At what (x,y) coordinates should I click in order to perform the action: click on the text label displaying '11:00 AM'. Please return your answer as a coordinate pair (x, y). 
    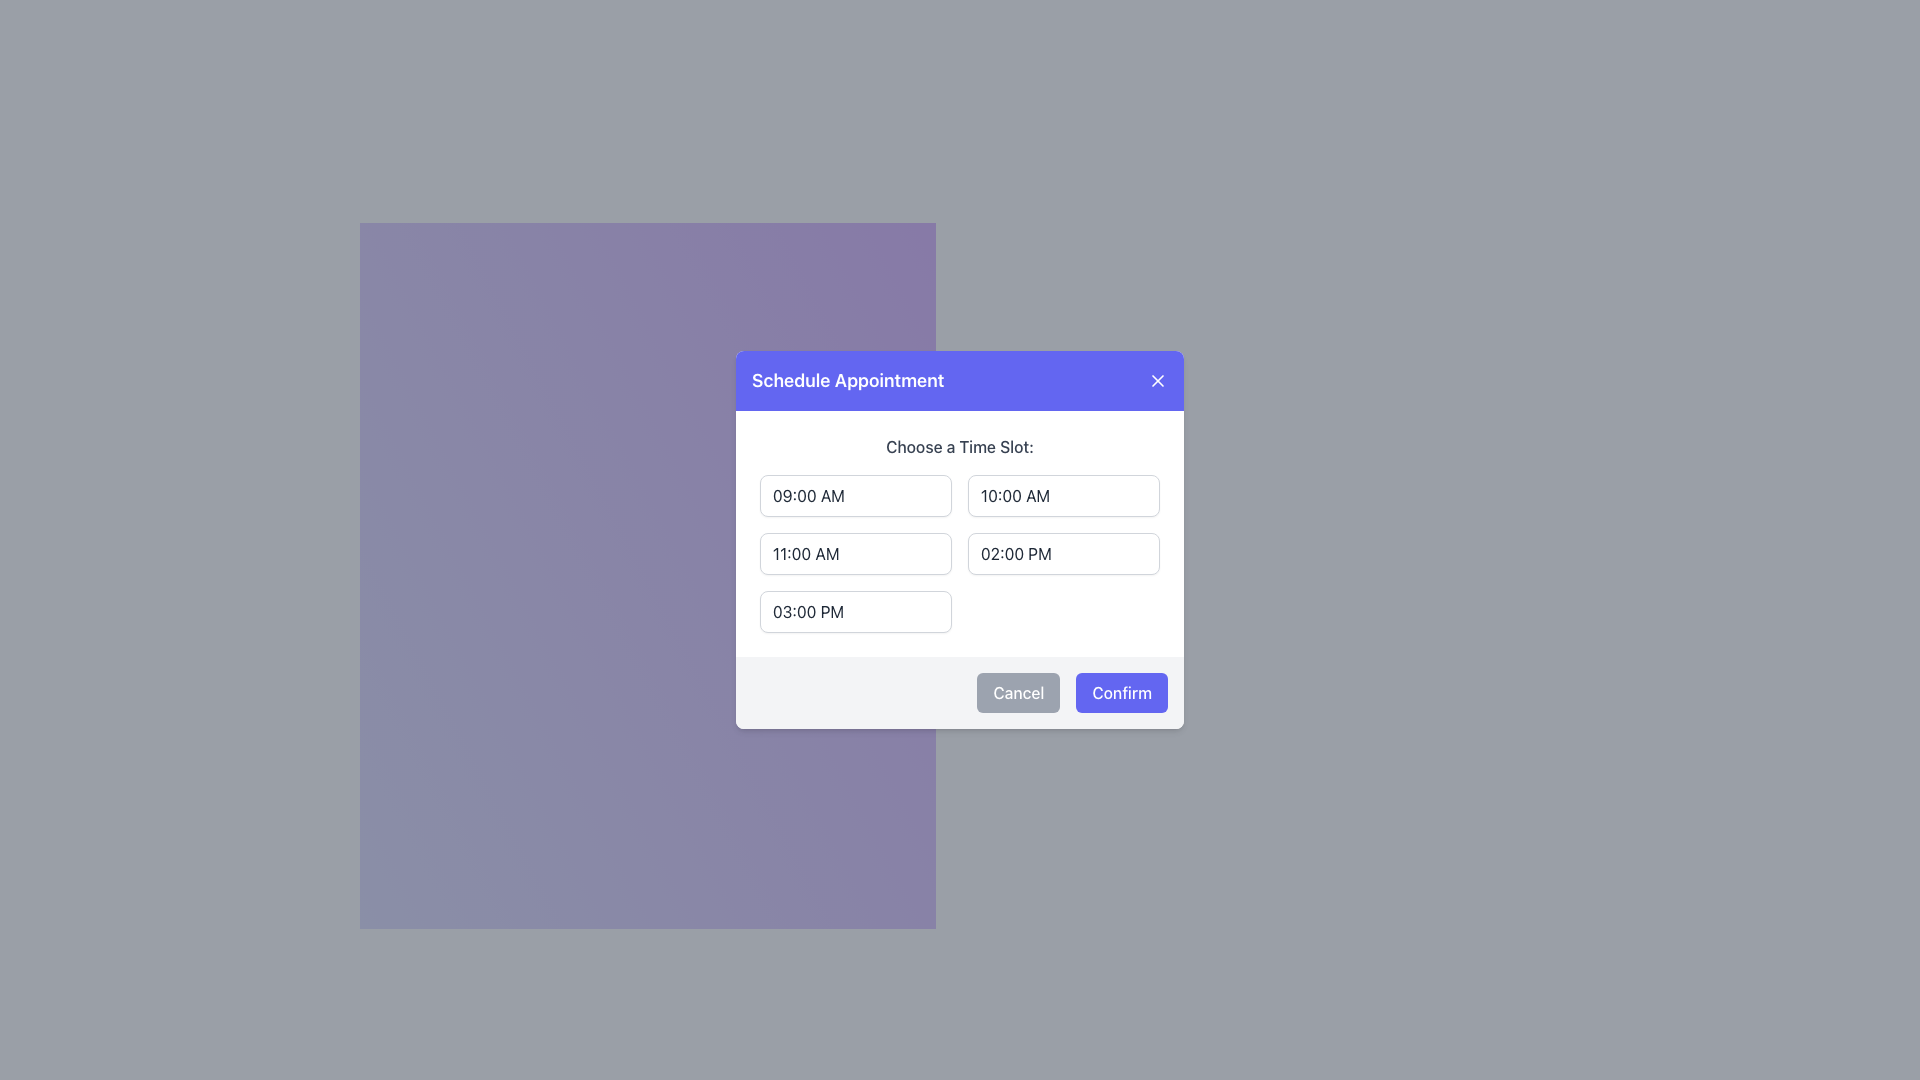
    Looking at the image, I should click on (806, 554).